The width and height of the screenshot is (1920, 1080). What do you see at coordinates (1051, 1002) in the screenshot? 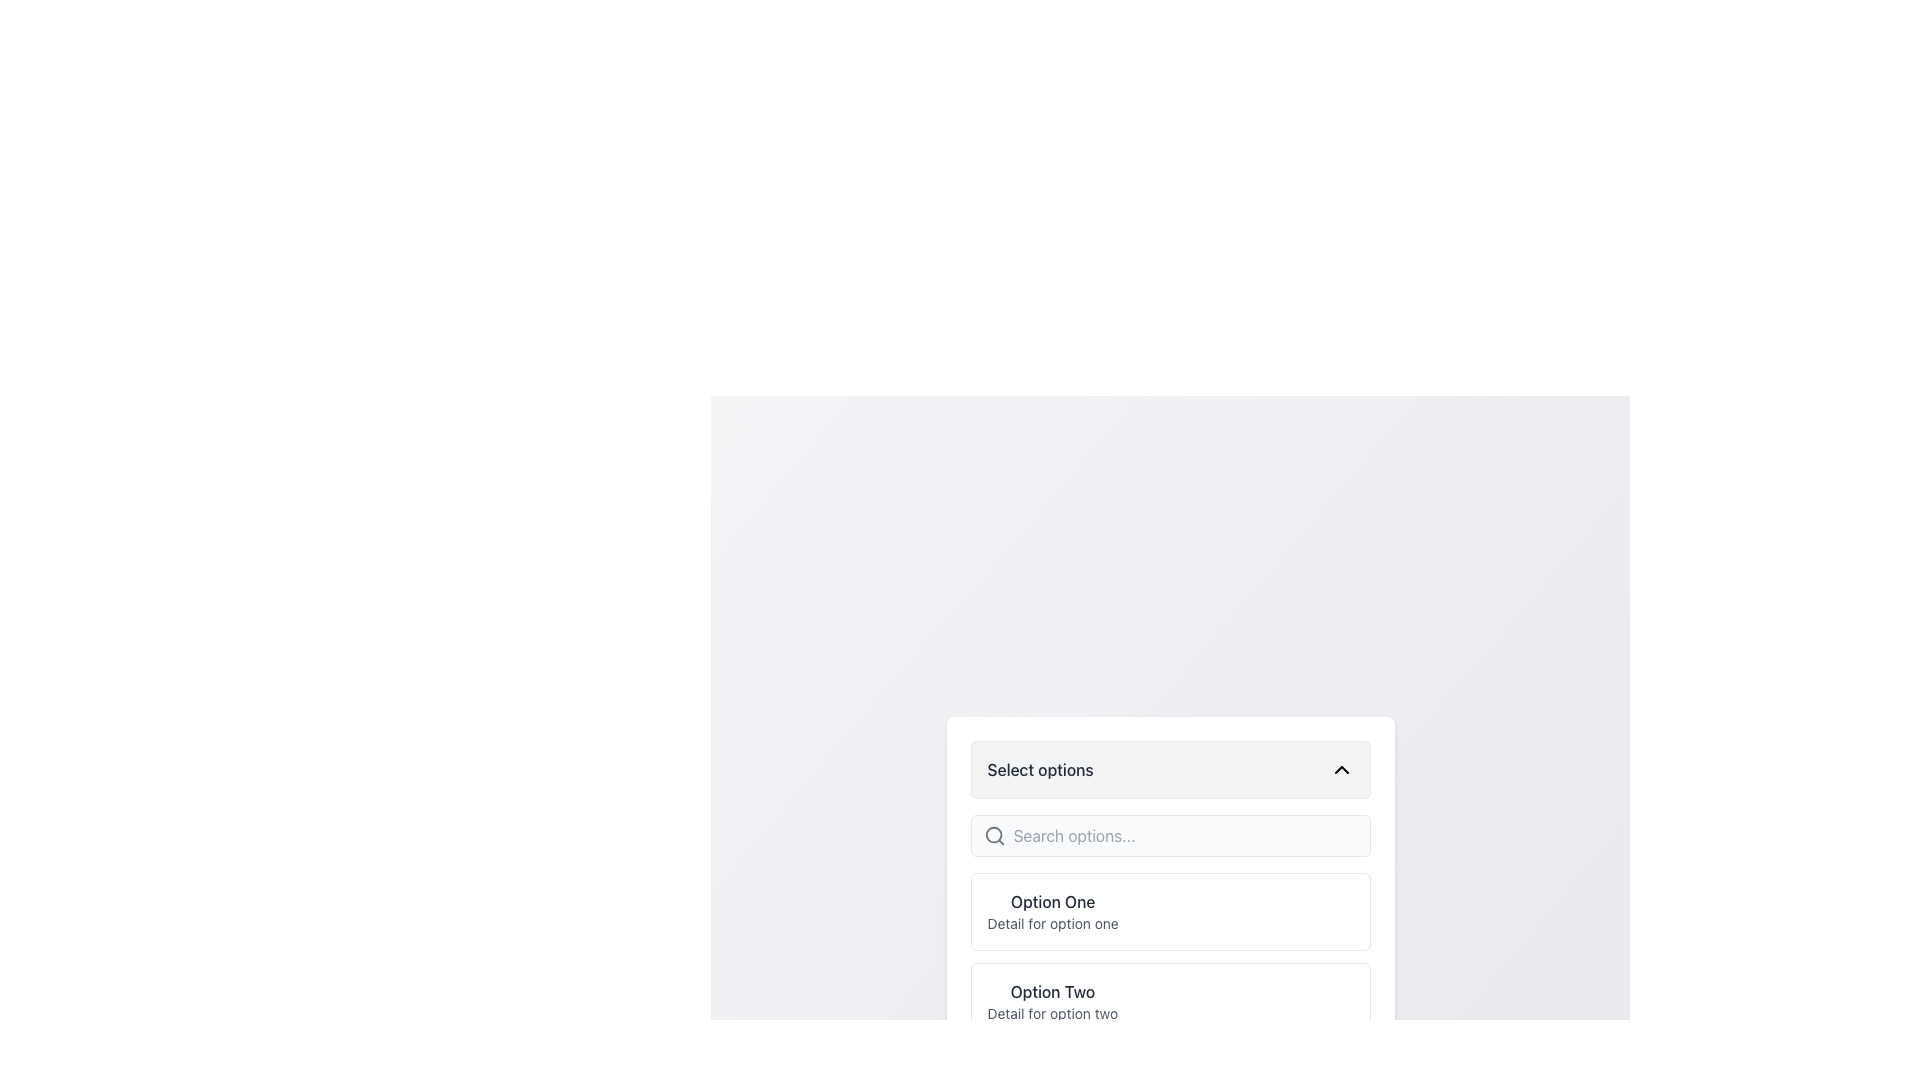
I see `the second item in the dropdown menu labeled 'Option Two'` at bounding box center [1051, 1002].